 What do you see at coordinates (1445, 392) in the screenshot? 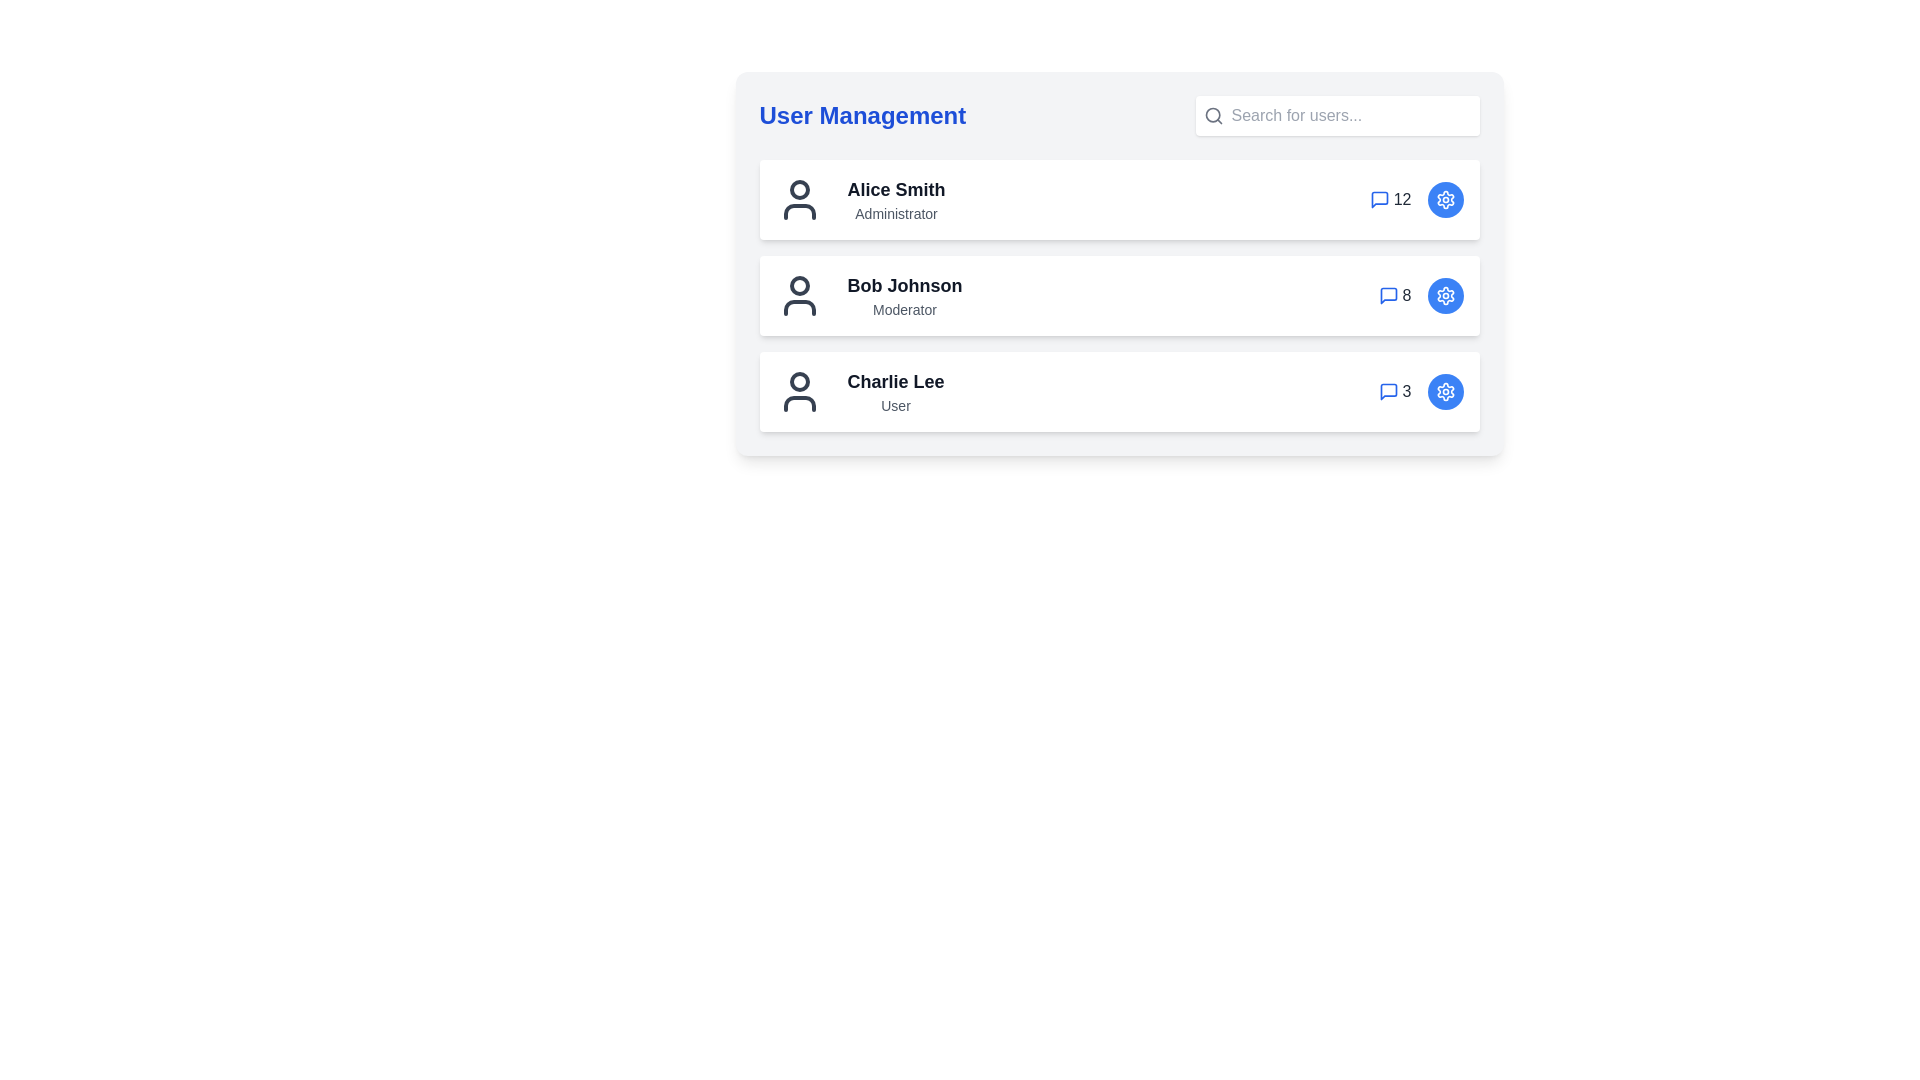
I see `settings button for the user identified by Charlie Lee` at bounding box center [1445, 392].